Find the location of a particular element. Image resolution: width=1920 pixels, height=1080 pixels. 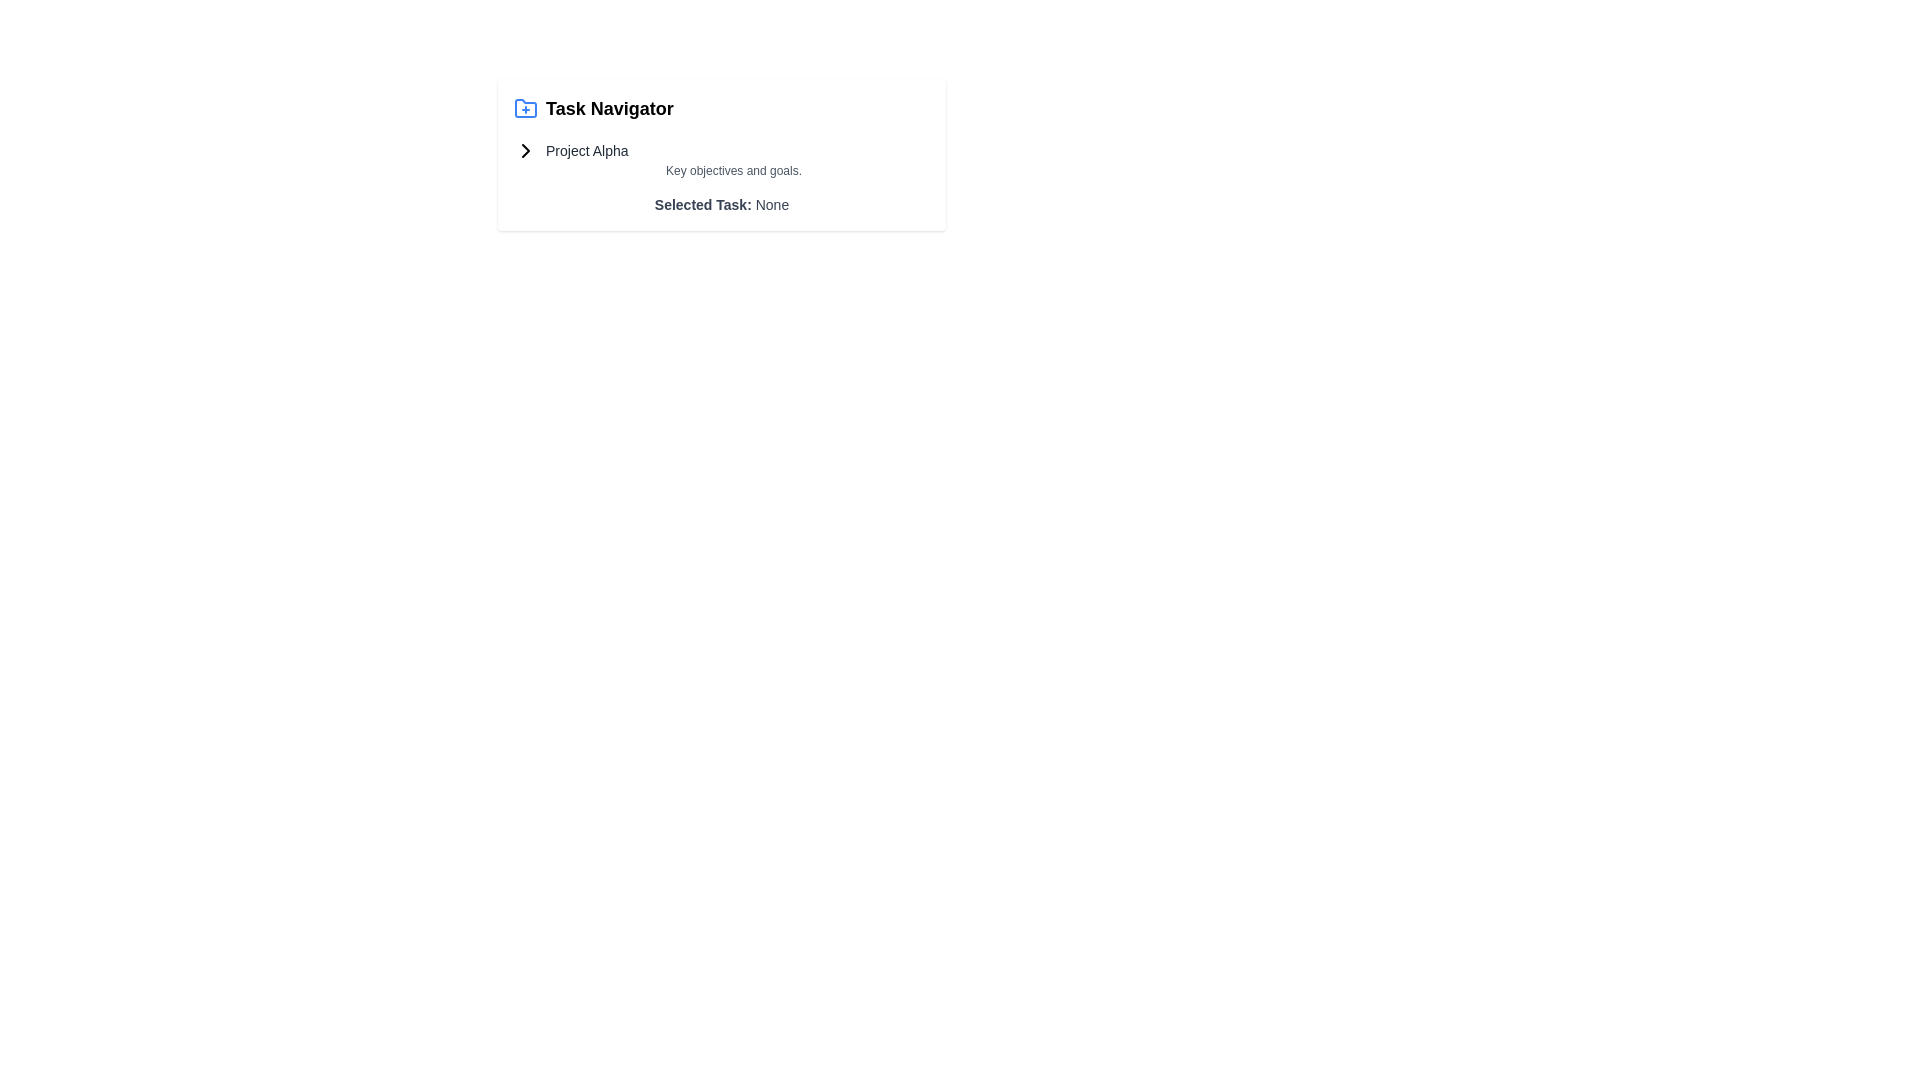

the icon located at the upper left corner of the 'Task Navigator' section is located at coordinates (526, 108).